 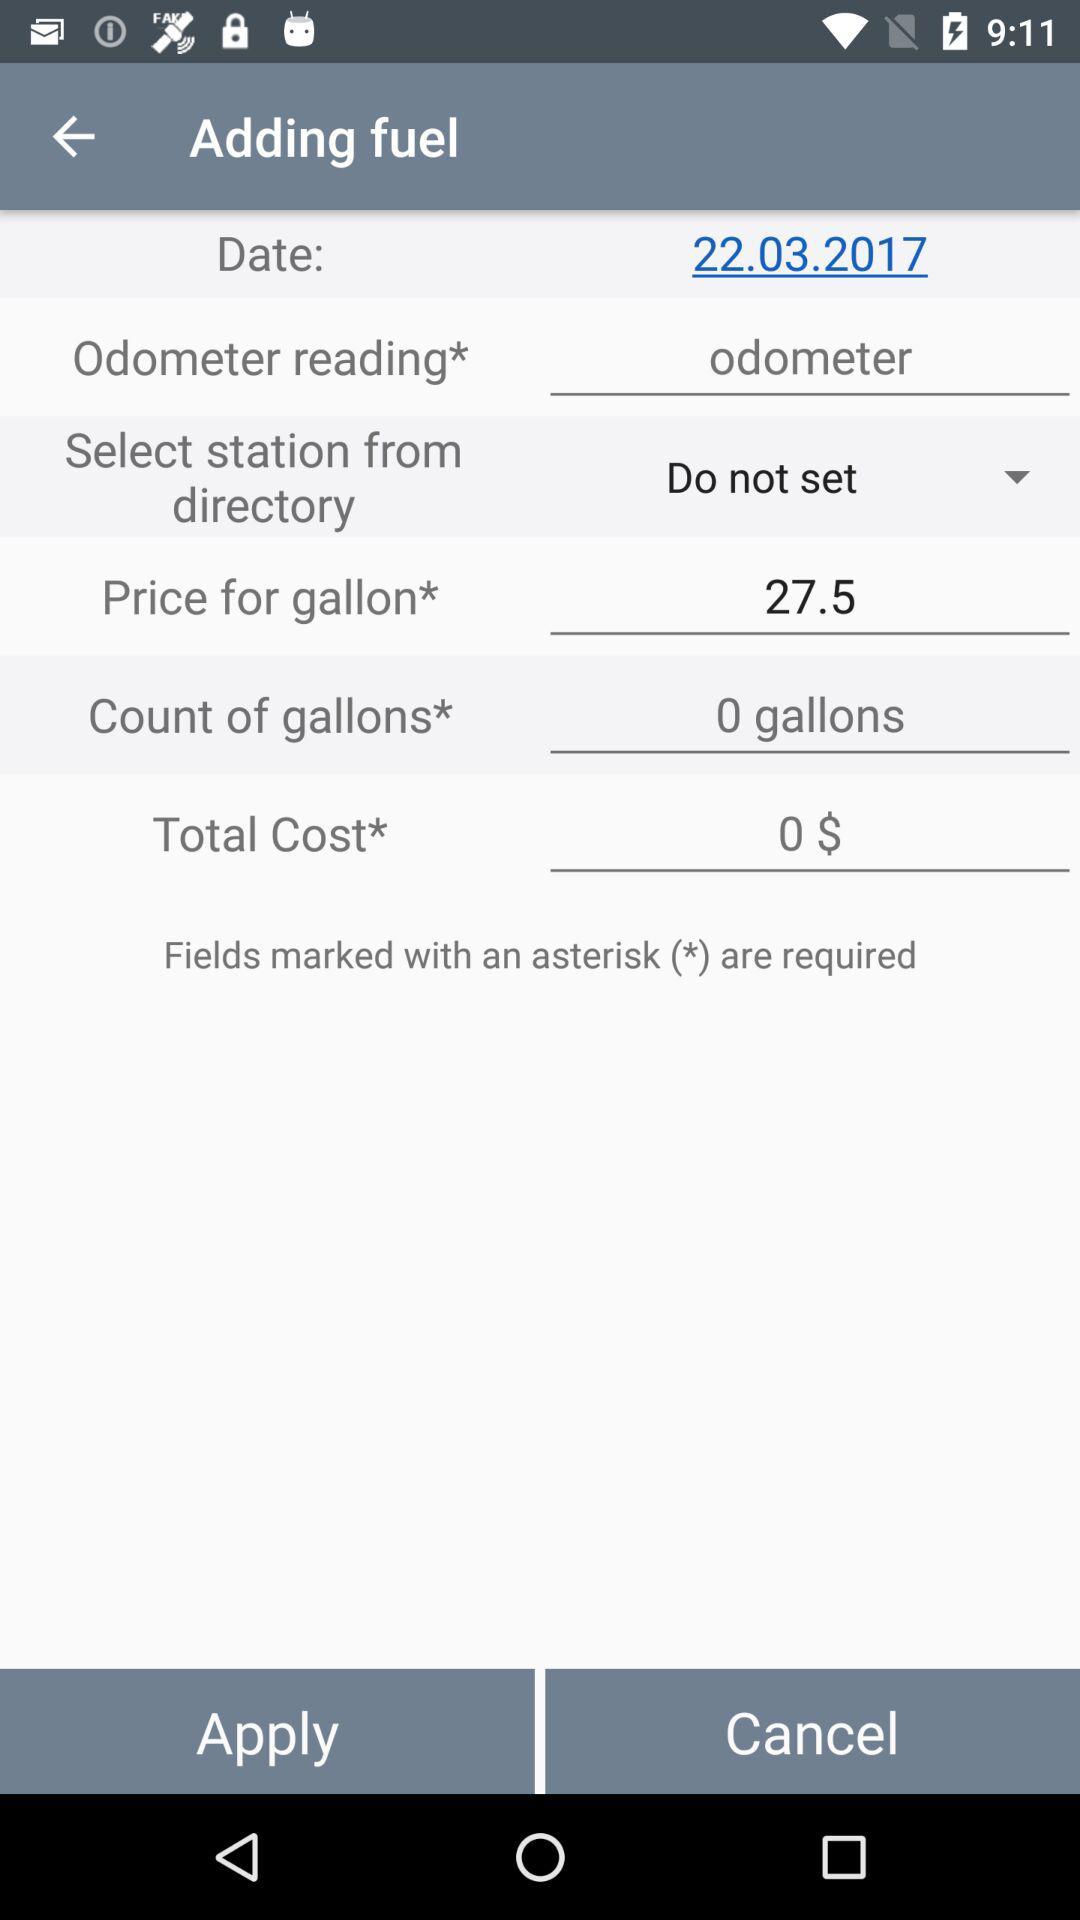 What do you see at coordinates (810, 833) in the screenshot?
I see `type the total` at bounding box center [810, 833].